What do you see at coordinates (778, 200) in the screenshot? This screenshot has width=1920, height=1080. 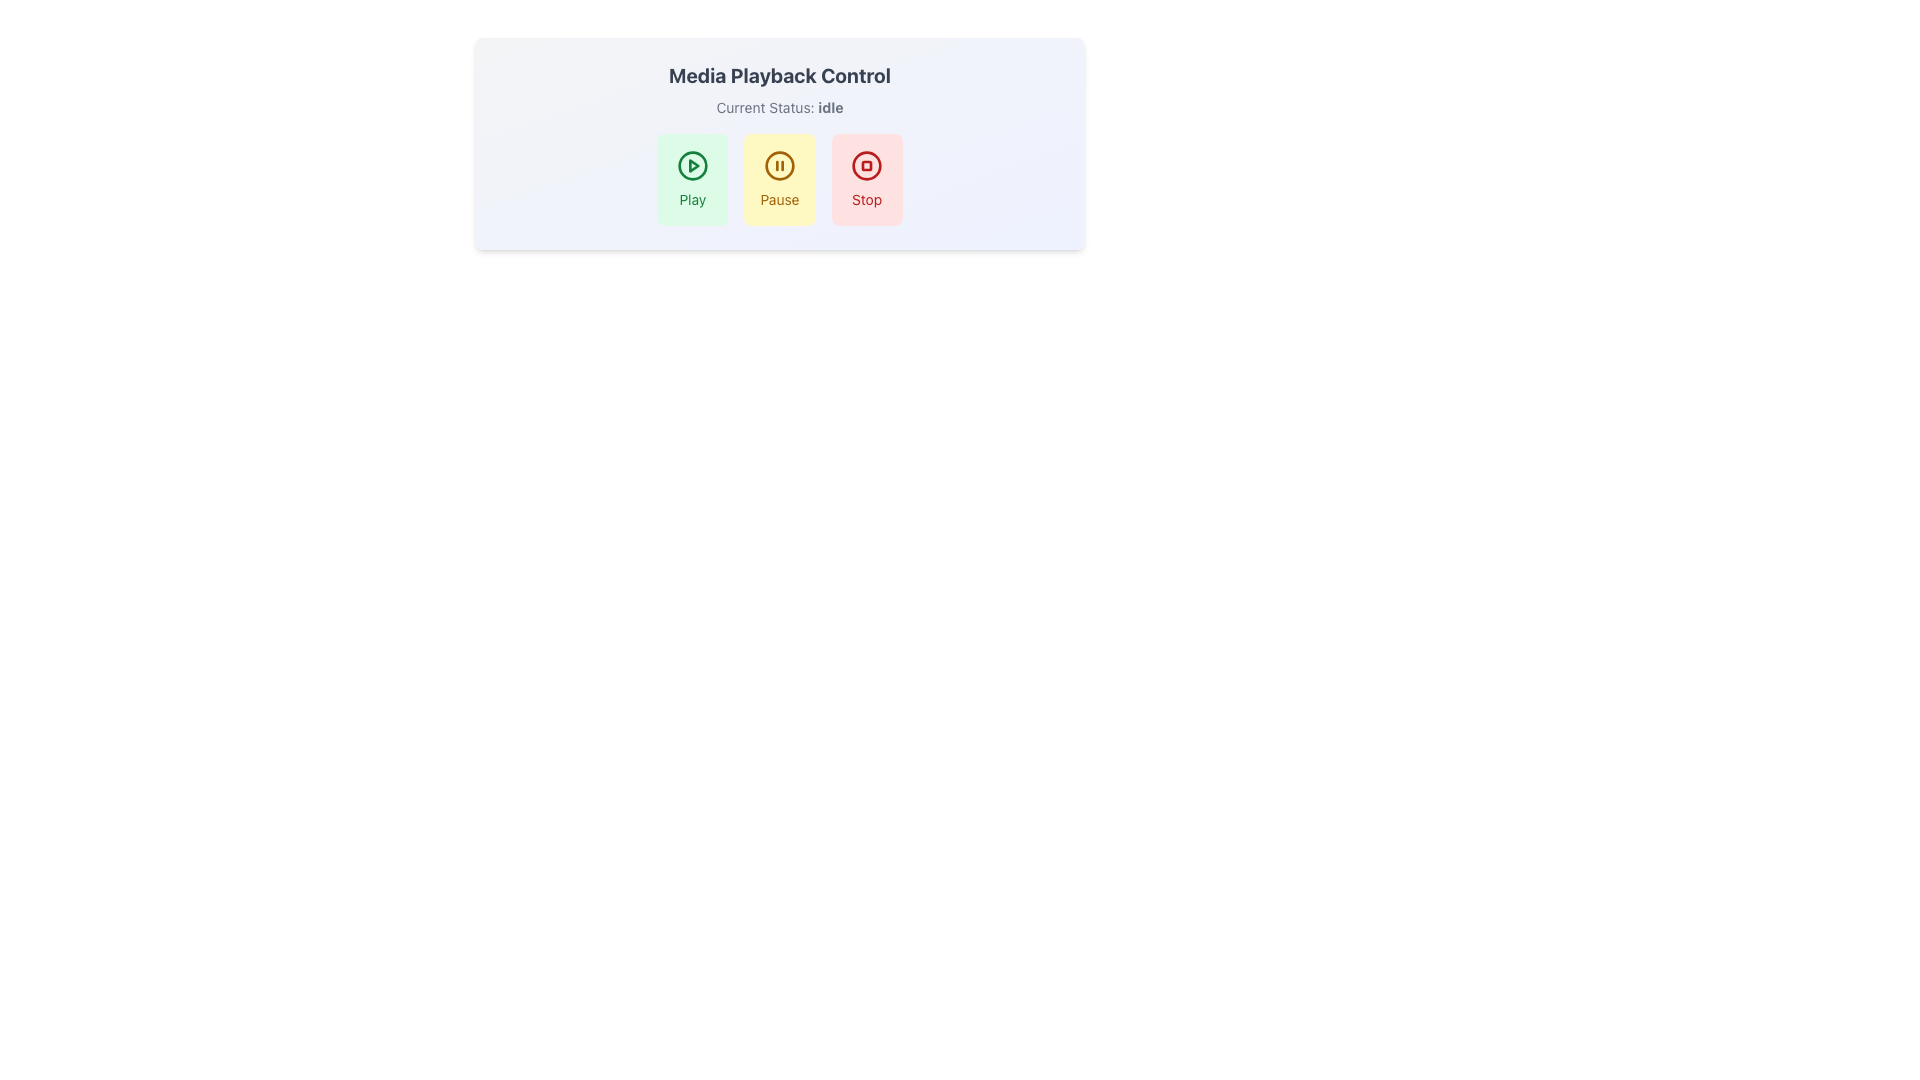 I see `the descriptive label for the 'Pause' button located within the yellow square button in the middle position among 'Play', 'Pause', and 'Stop' controls` at bounding box center [778, 200].